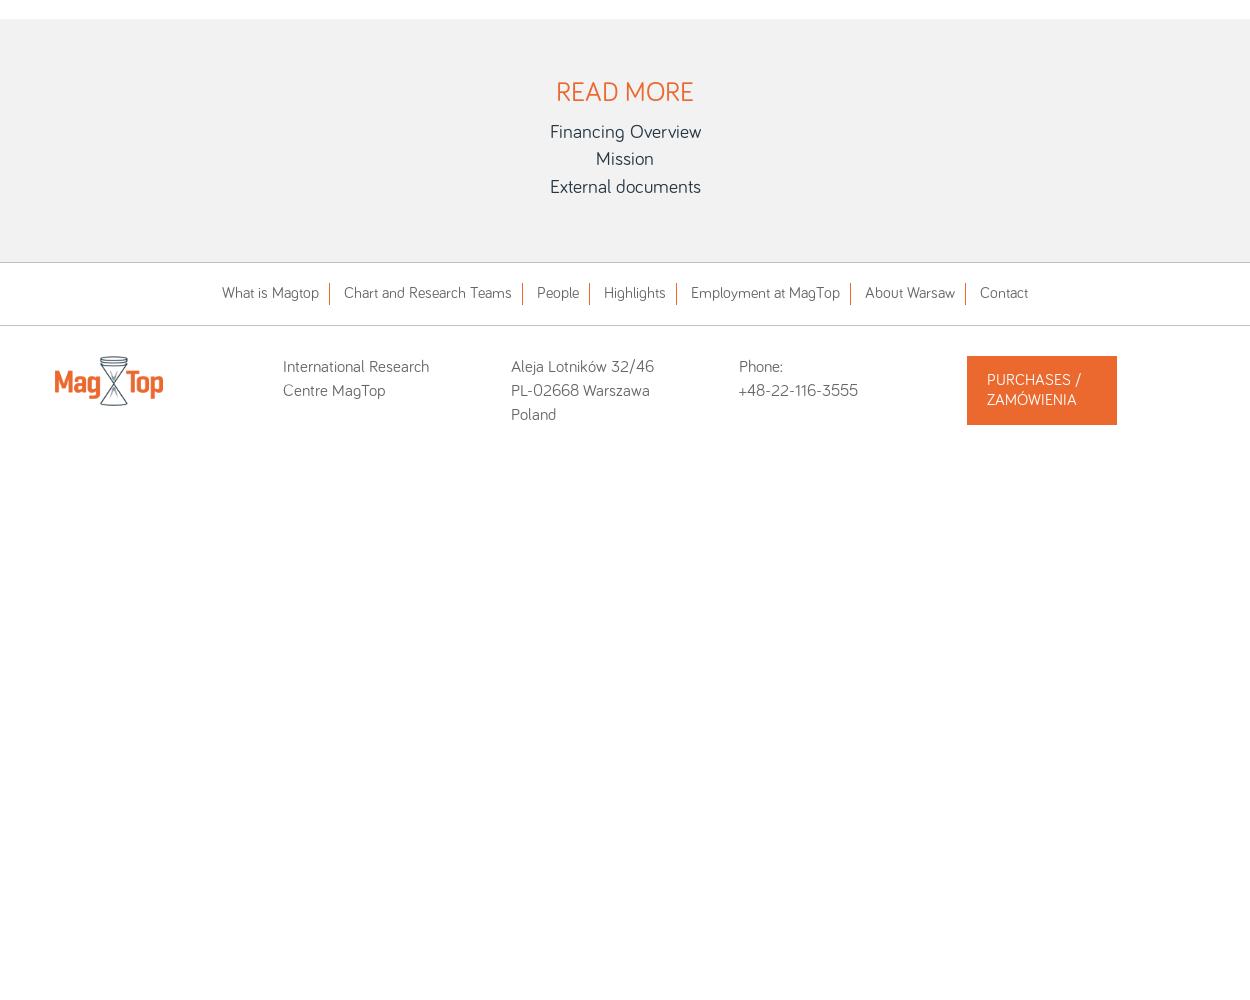  I want to click on 'What is Magtop', so click(270, 292).